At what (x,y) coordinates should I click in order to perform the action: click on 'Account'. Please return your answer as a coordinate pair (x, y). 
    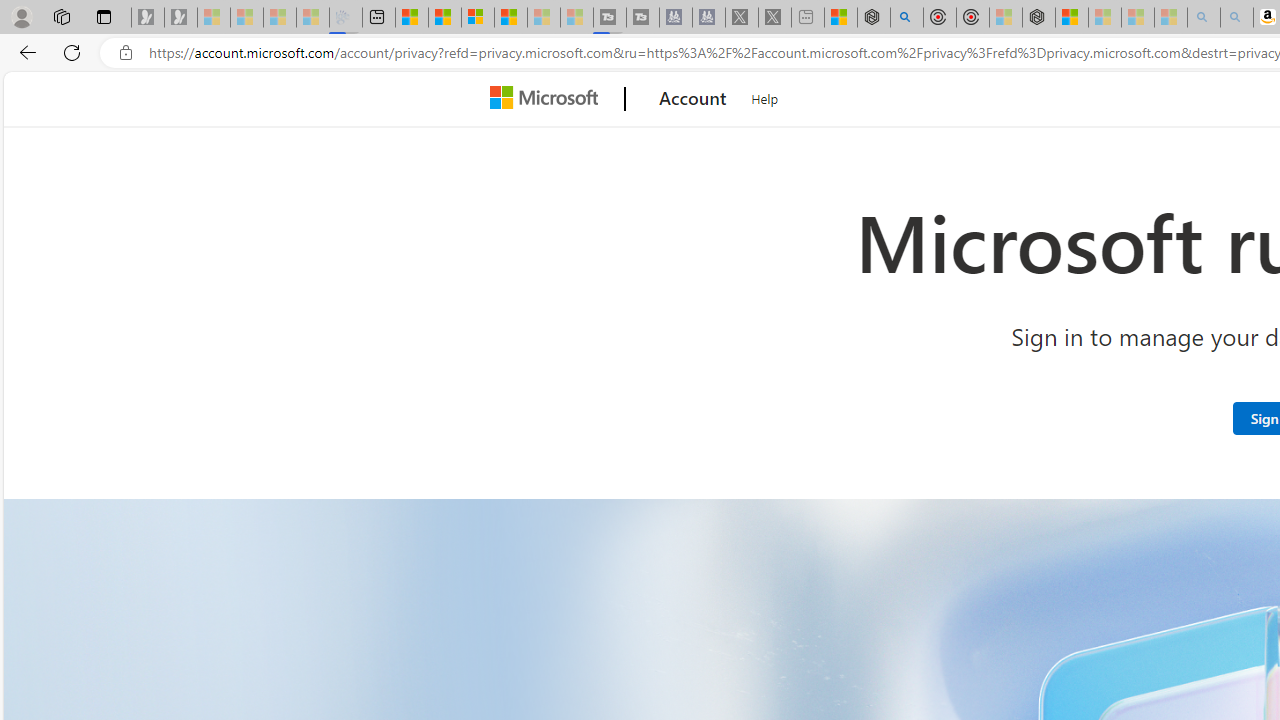
    Looking at the image, I should click on (693, 99).